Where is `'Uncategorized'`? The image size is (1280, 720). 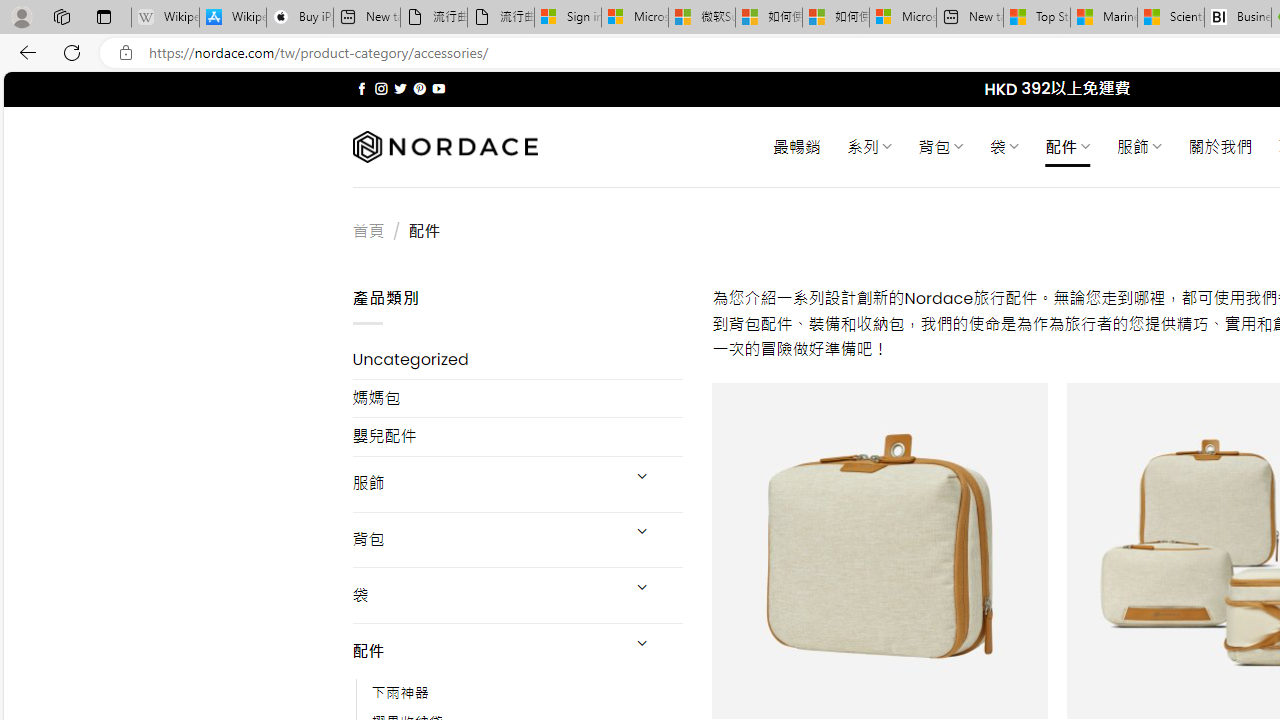 'Uncategorized' is located at coordinates (517, 360).